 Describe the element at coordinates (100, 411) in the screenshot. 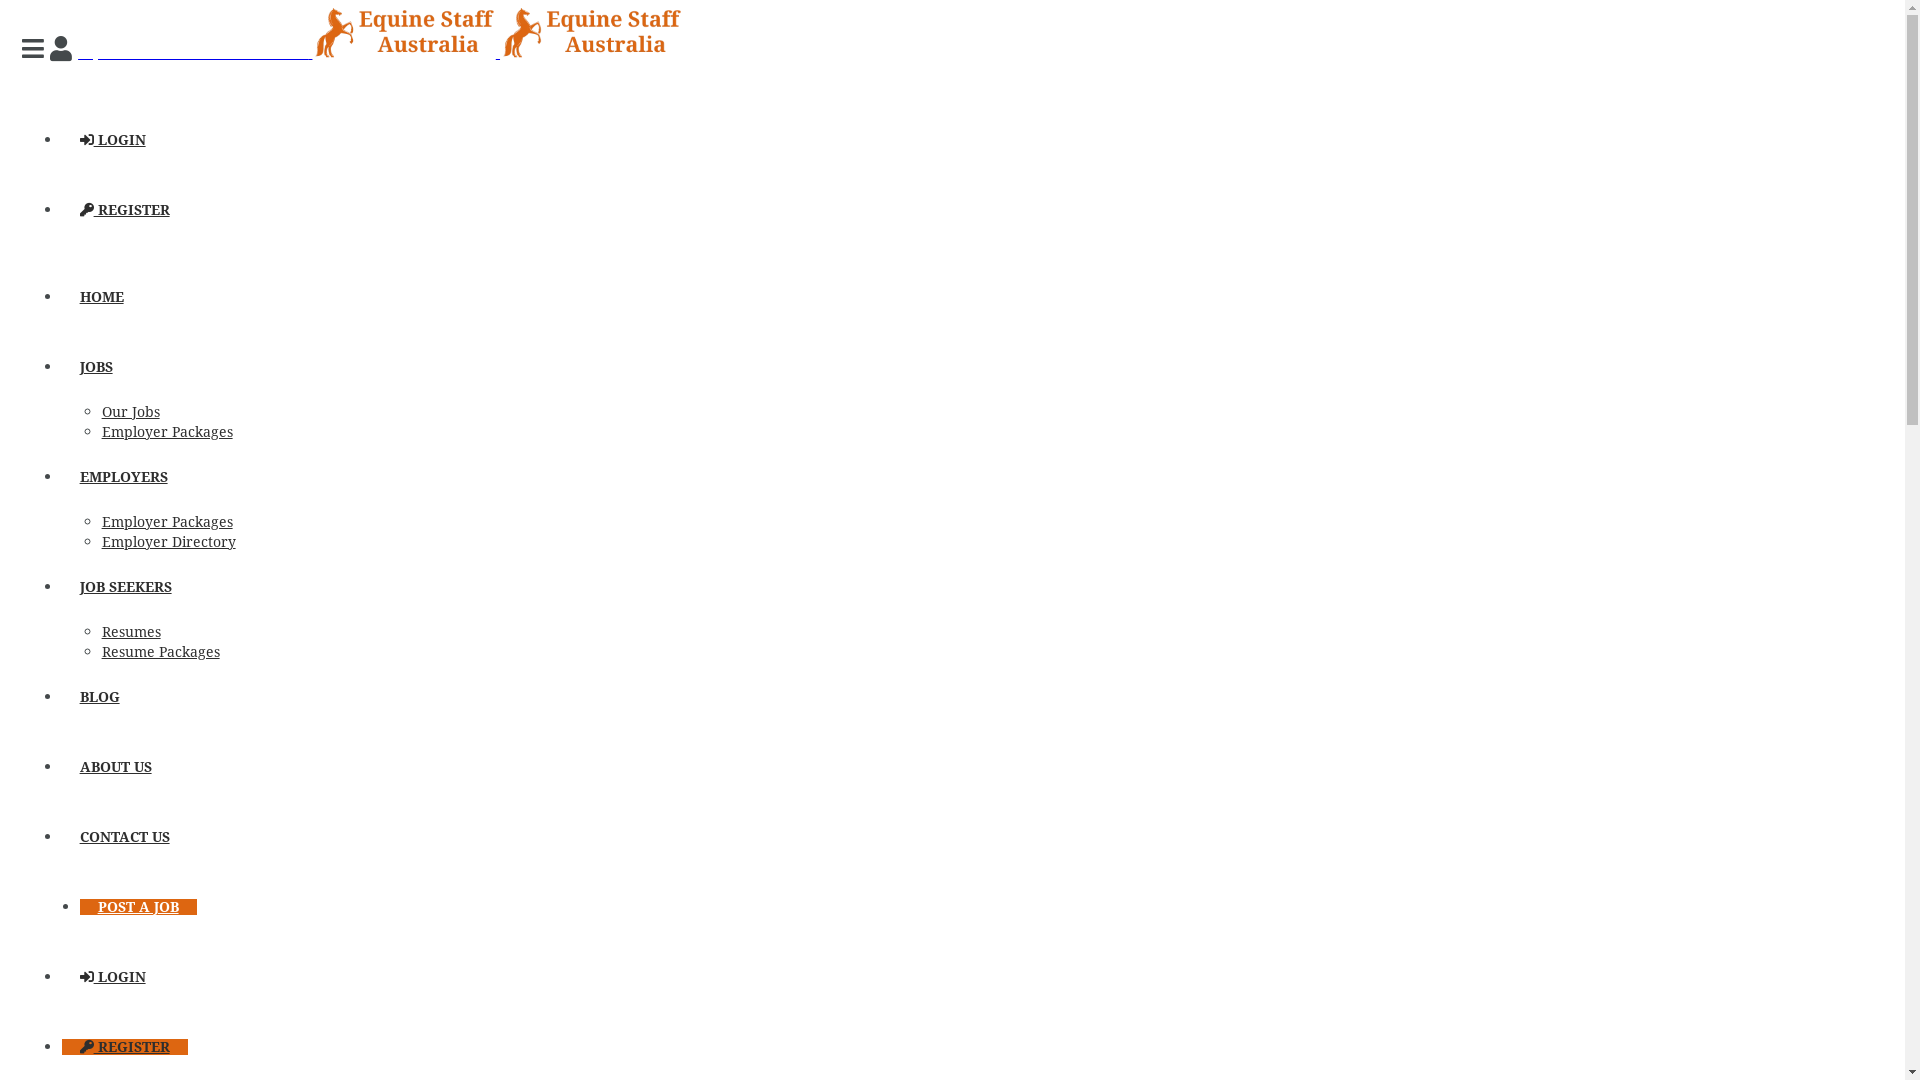

I see `'Our Jobs'` at that location.